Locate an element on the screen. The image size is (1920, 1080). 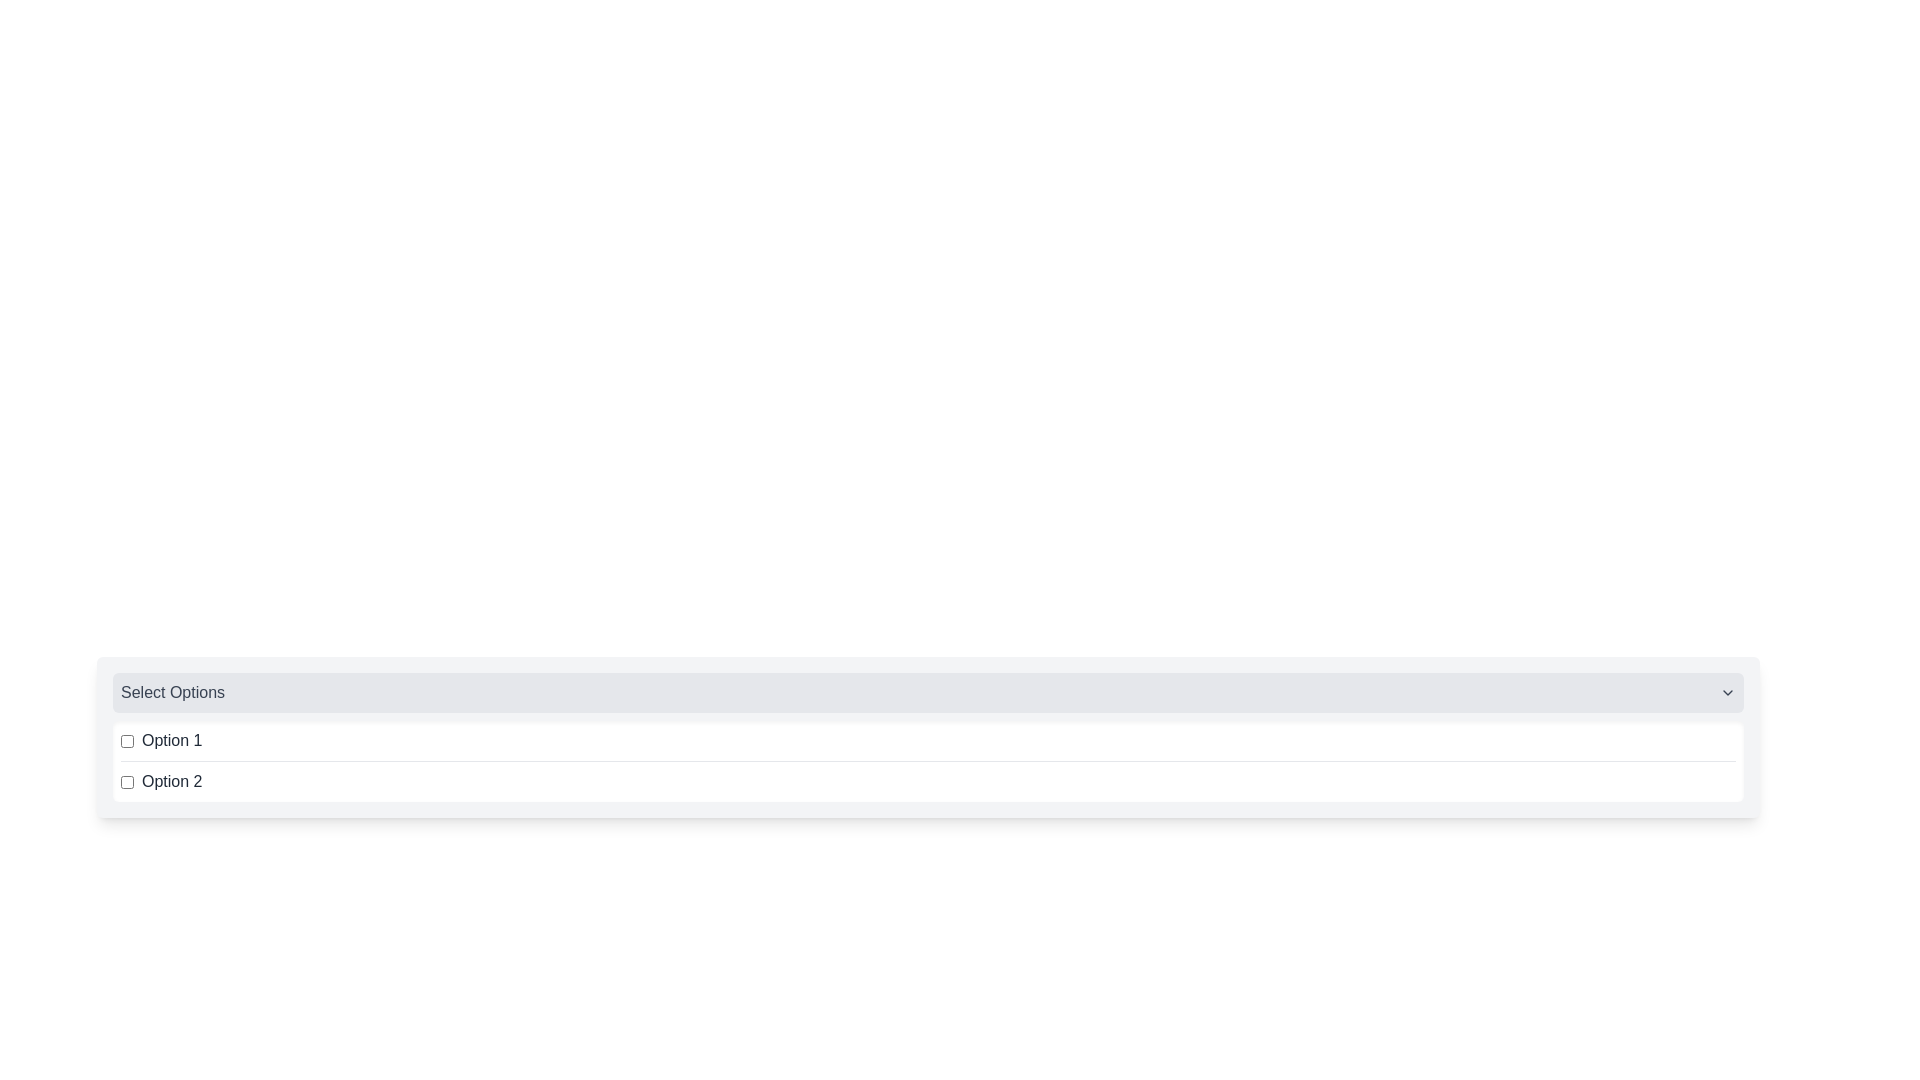
the Dropdown Header located at the top of the dropdown component group by moving the cursor to its center point is located at coordinates (927, 692).